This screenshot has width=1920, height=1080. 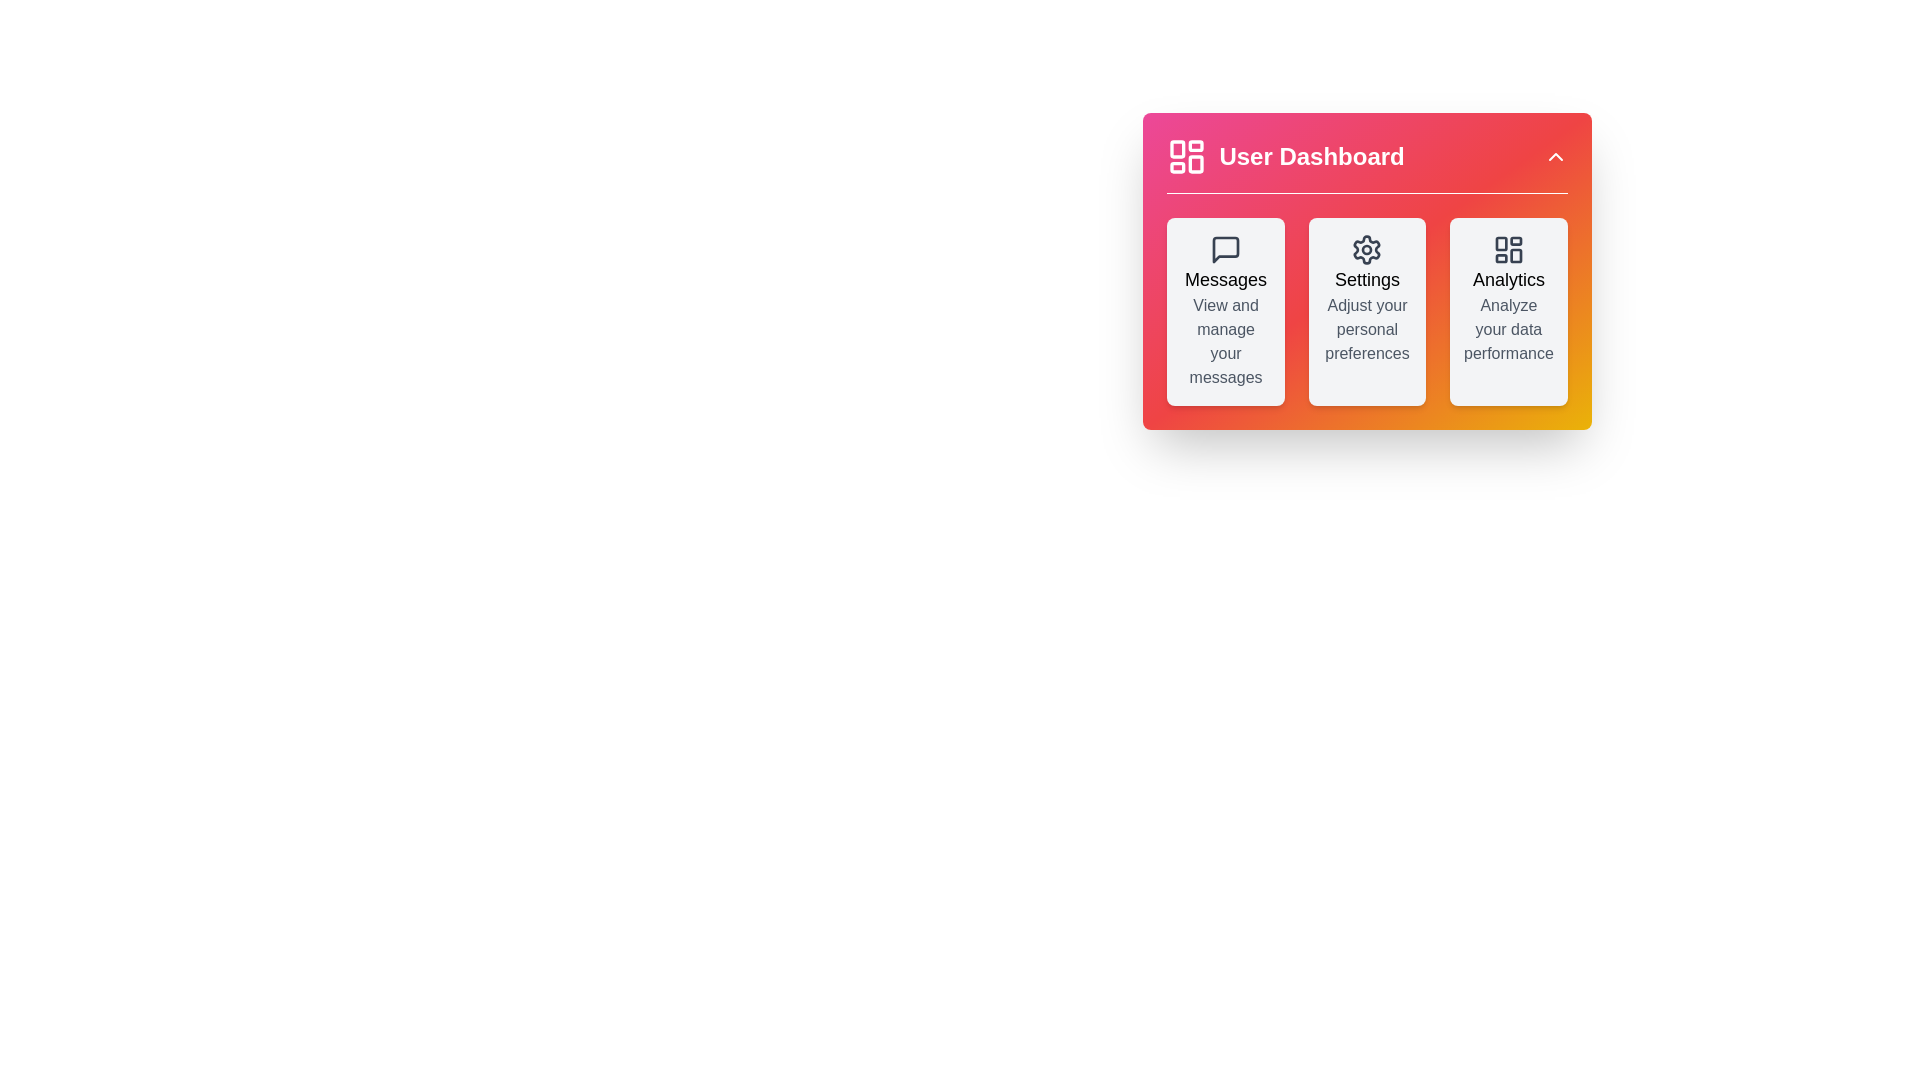 I want to click on descriptive text label beneath the 'Analytics' title in the third column of the grid arrangement, so click(x=1508, y=329).